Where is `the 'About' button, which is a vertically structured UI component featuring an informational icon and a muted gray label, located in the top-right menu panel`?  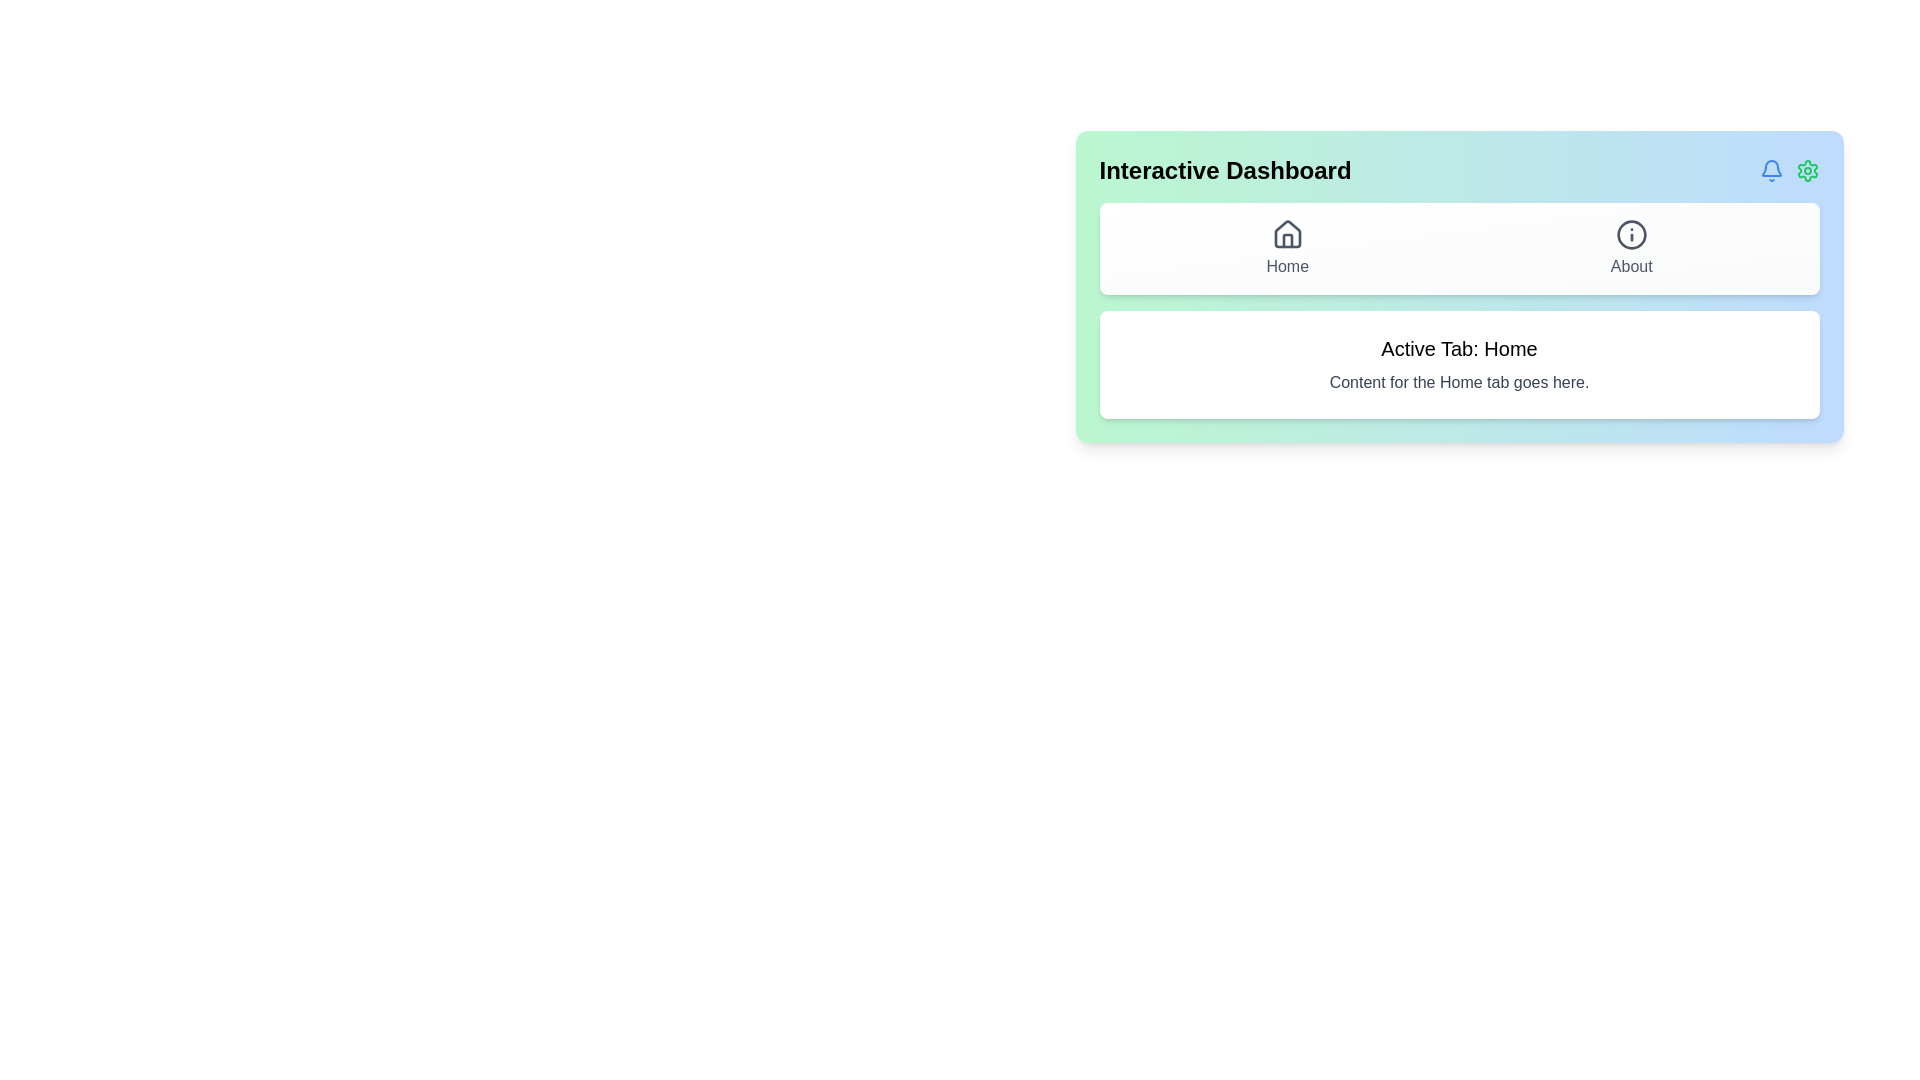 the 'About' button, which is a vertically structured UI component featuring an informational icon and a muted gray label, located in the top-right menu panel is located at coordinates (1631, 248).